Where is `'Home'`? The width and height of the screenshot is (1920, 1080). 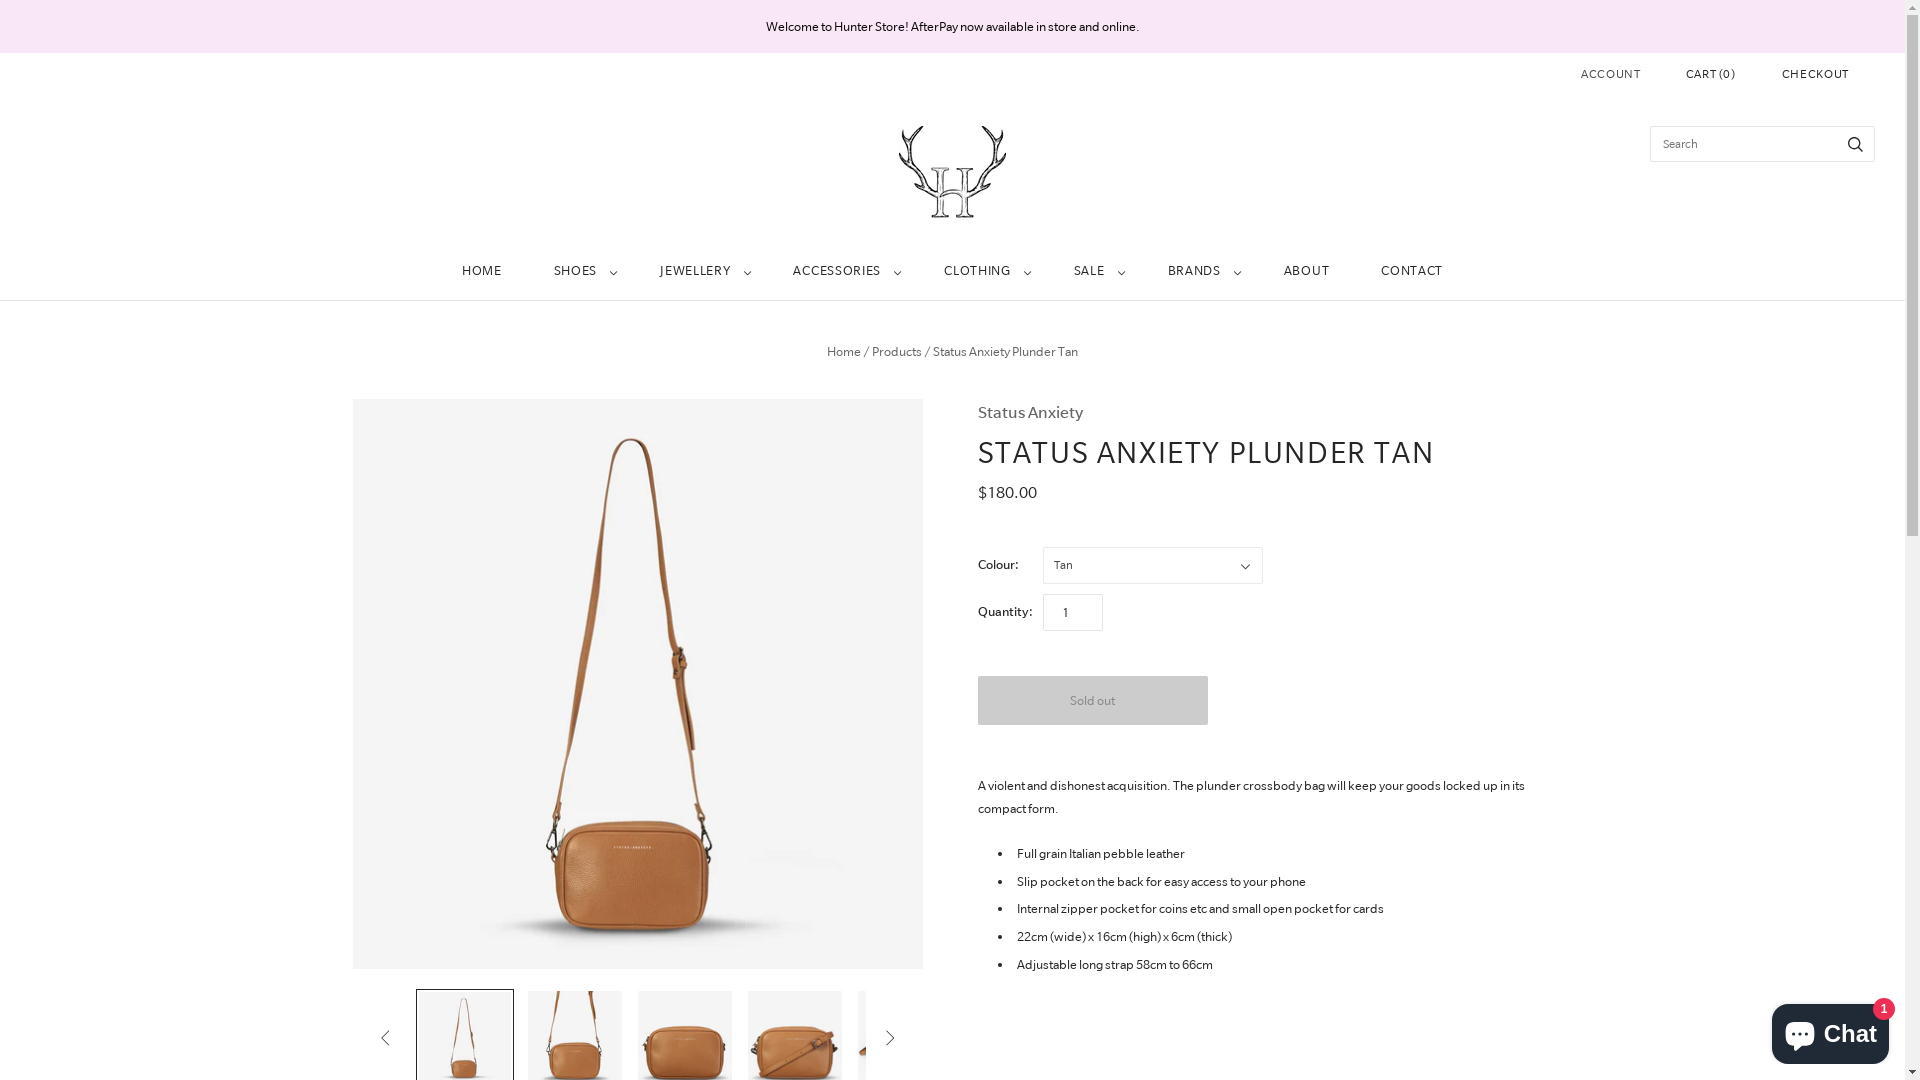 'Home' is located at coordinates (844, 350).